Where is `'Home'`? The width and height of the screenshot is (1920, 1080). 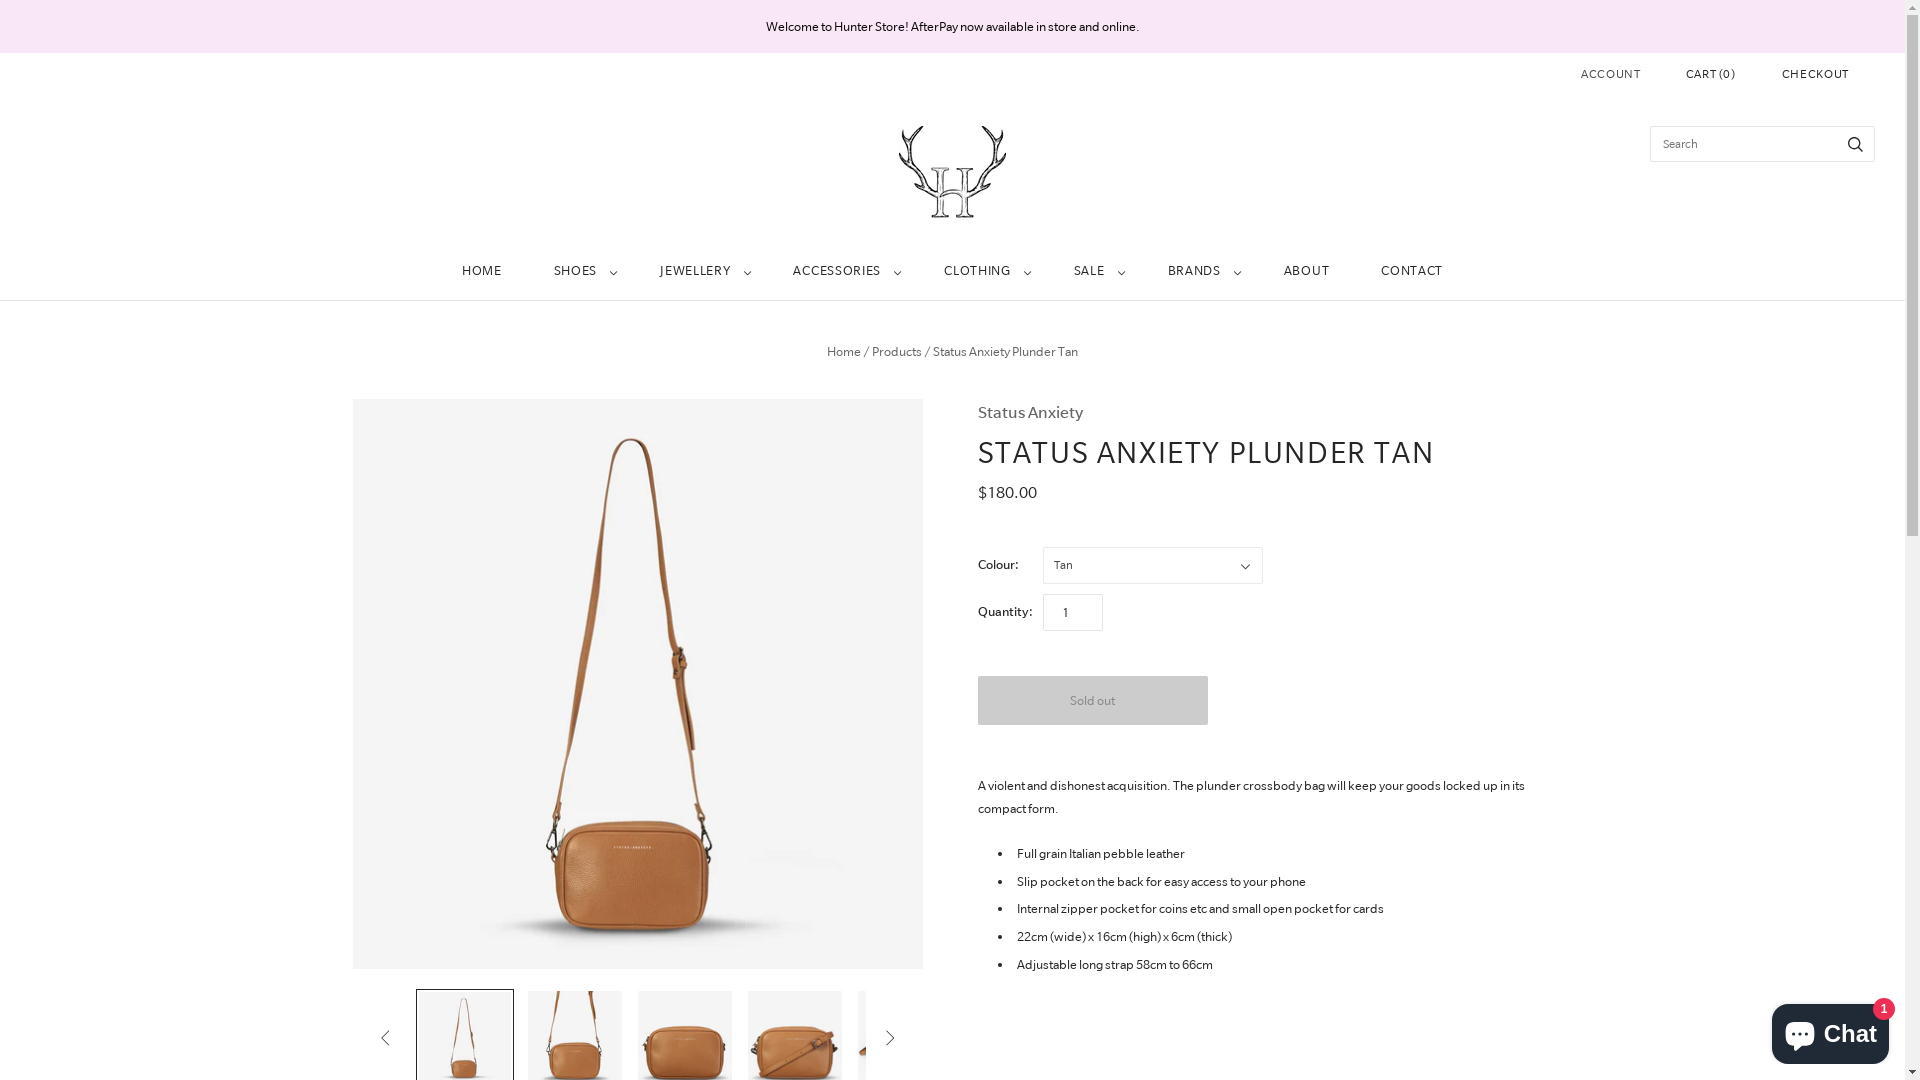 'Home' is located at coordinates (844, 350).